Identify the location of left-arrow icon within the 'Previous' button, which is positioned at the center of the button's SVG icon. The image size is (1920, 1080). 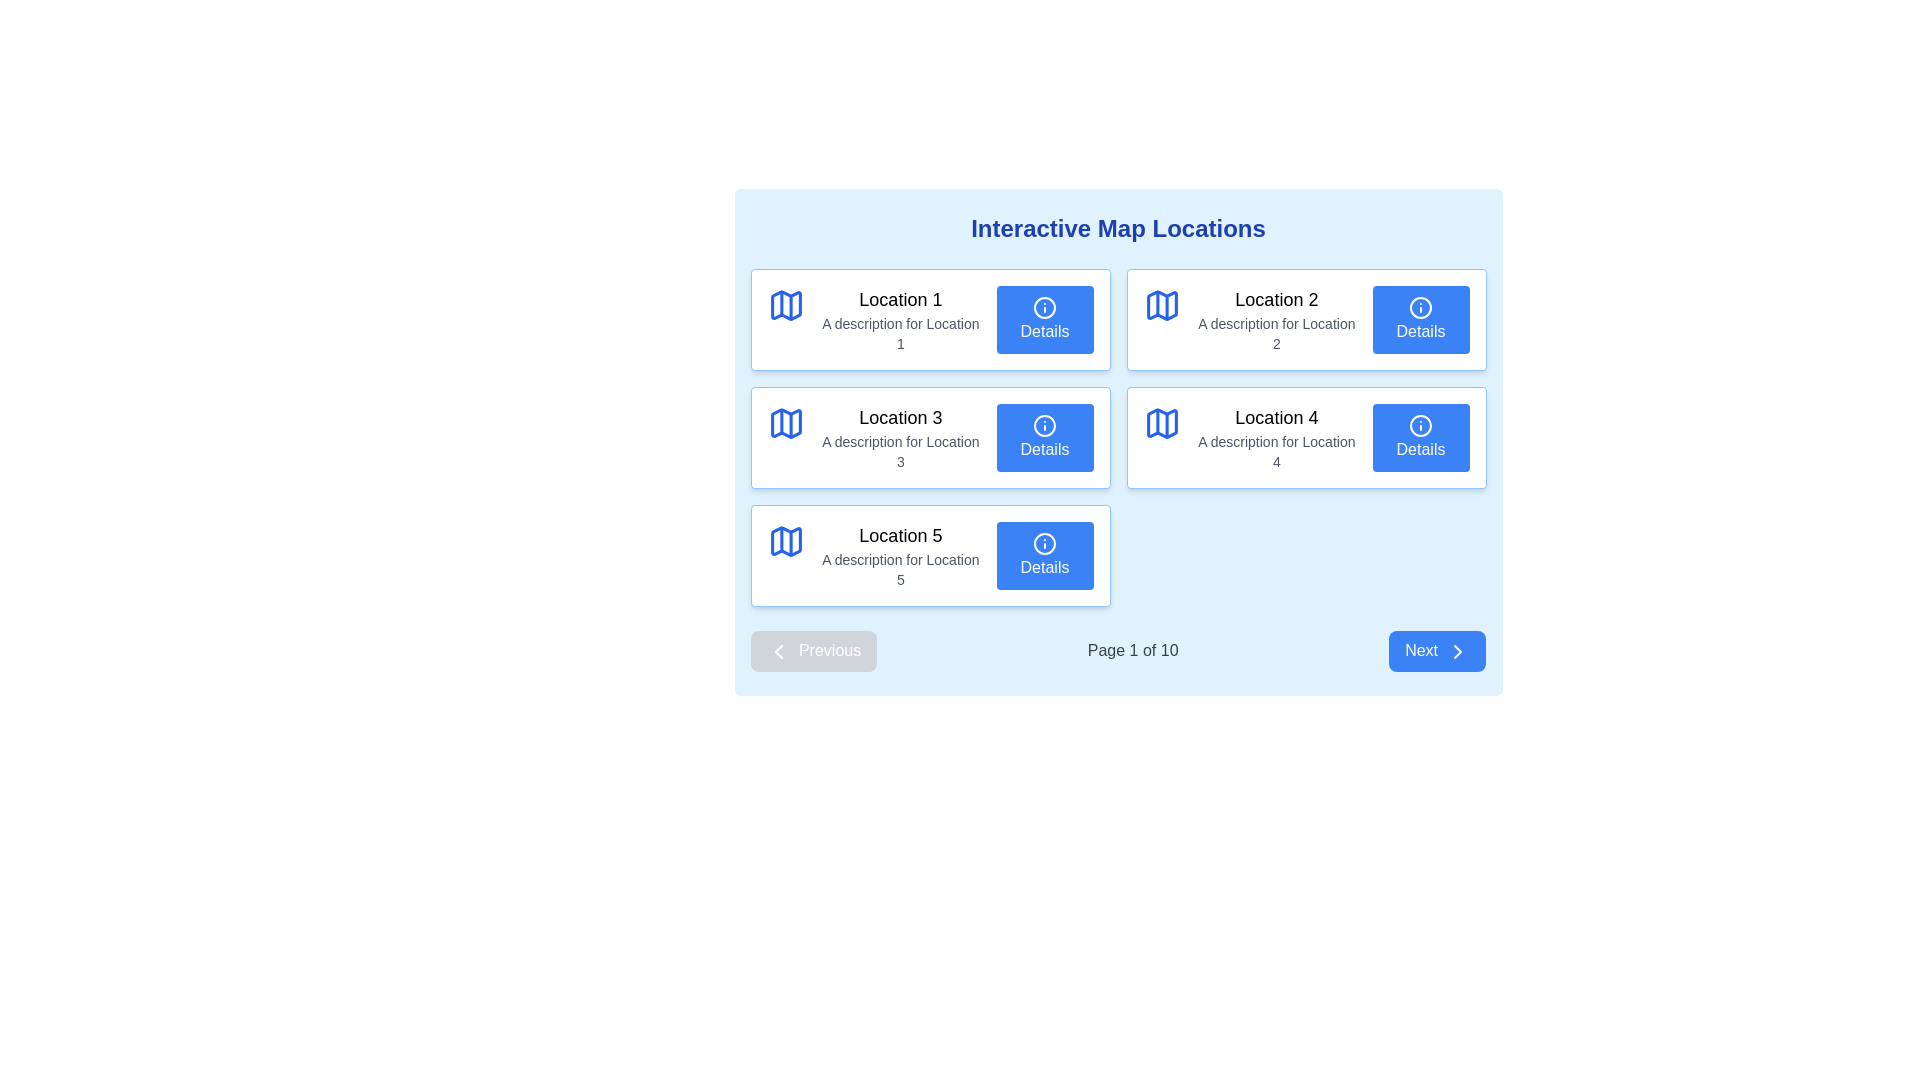
(777, 651).